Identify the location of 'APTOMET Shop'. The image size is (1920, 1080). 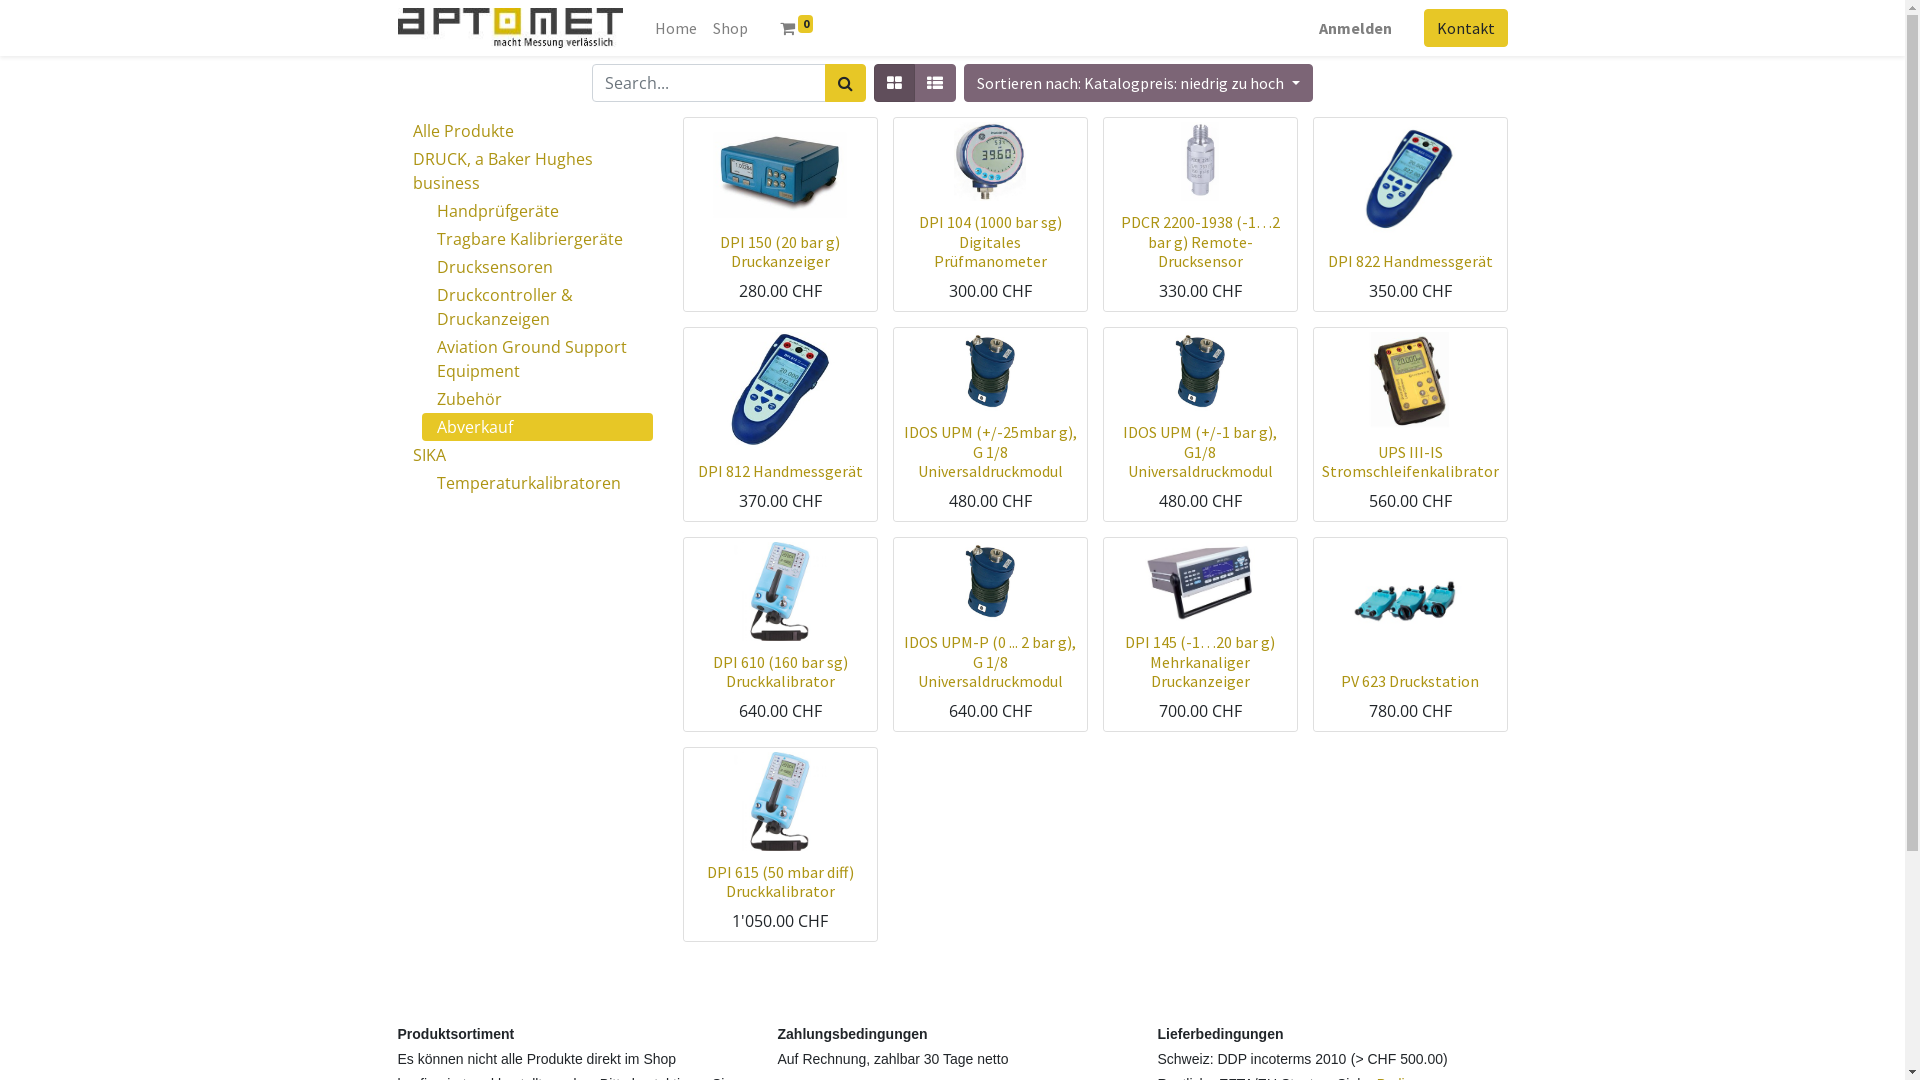
(510, 27).